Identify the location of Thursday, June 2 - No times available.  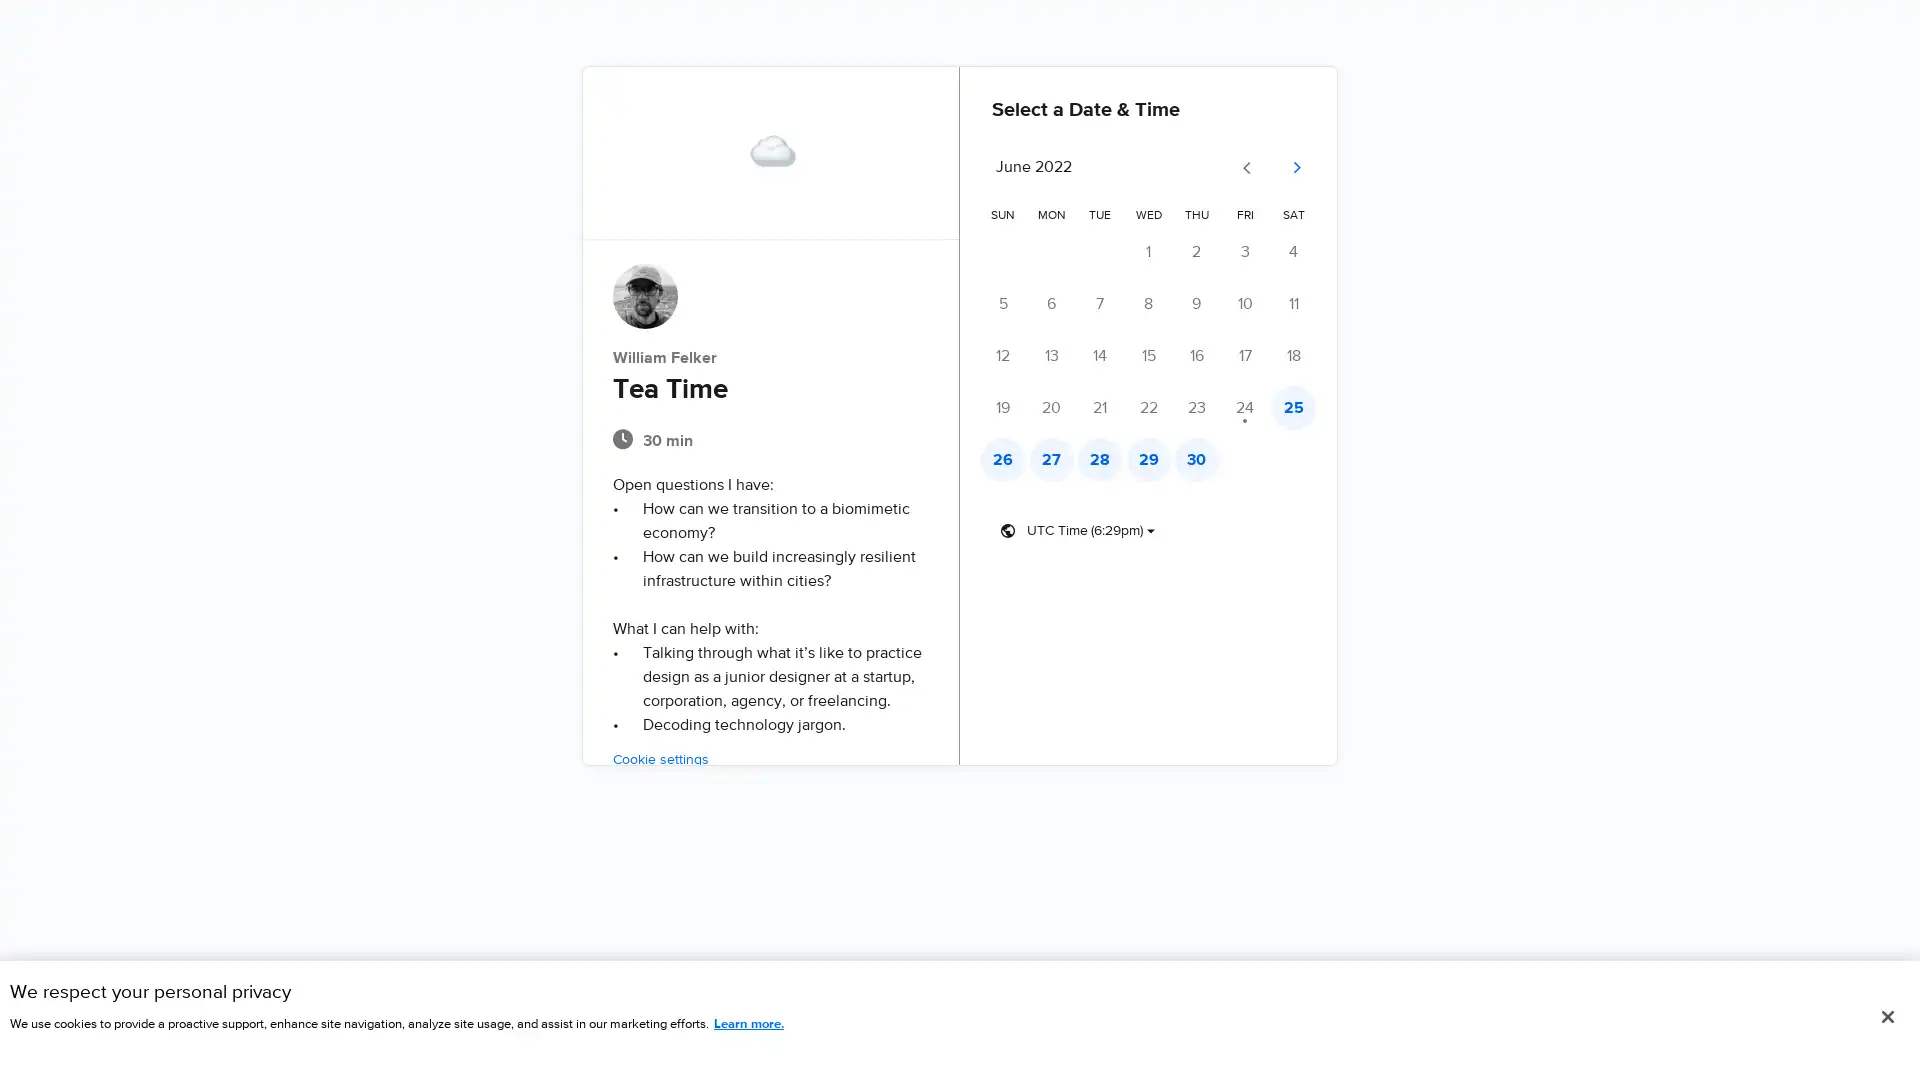
(1209, 250).